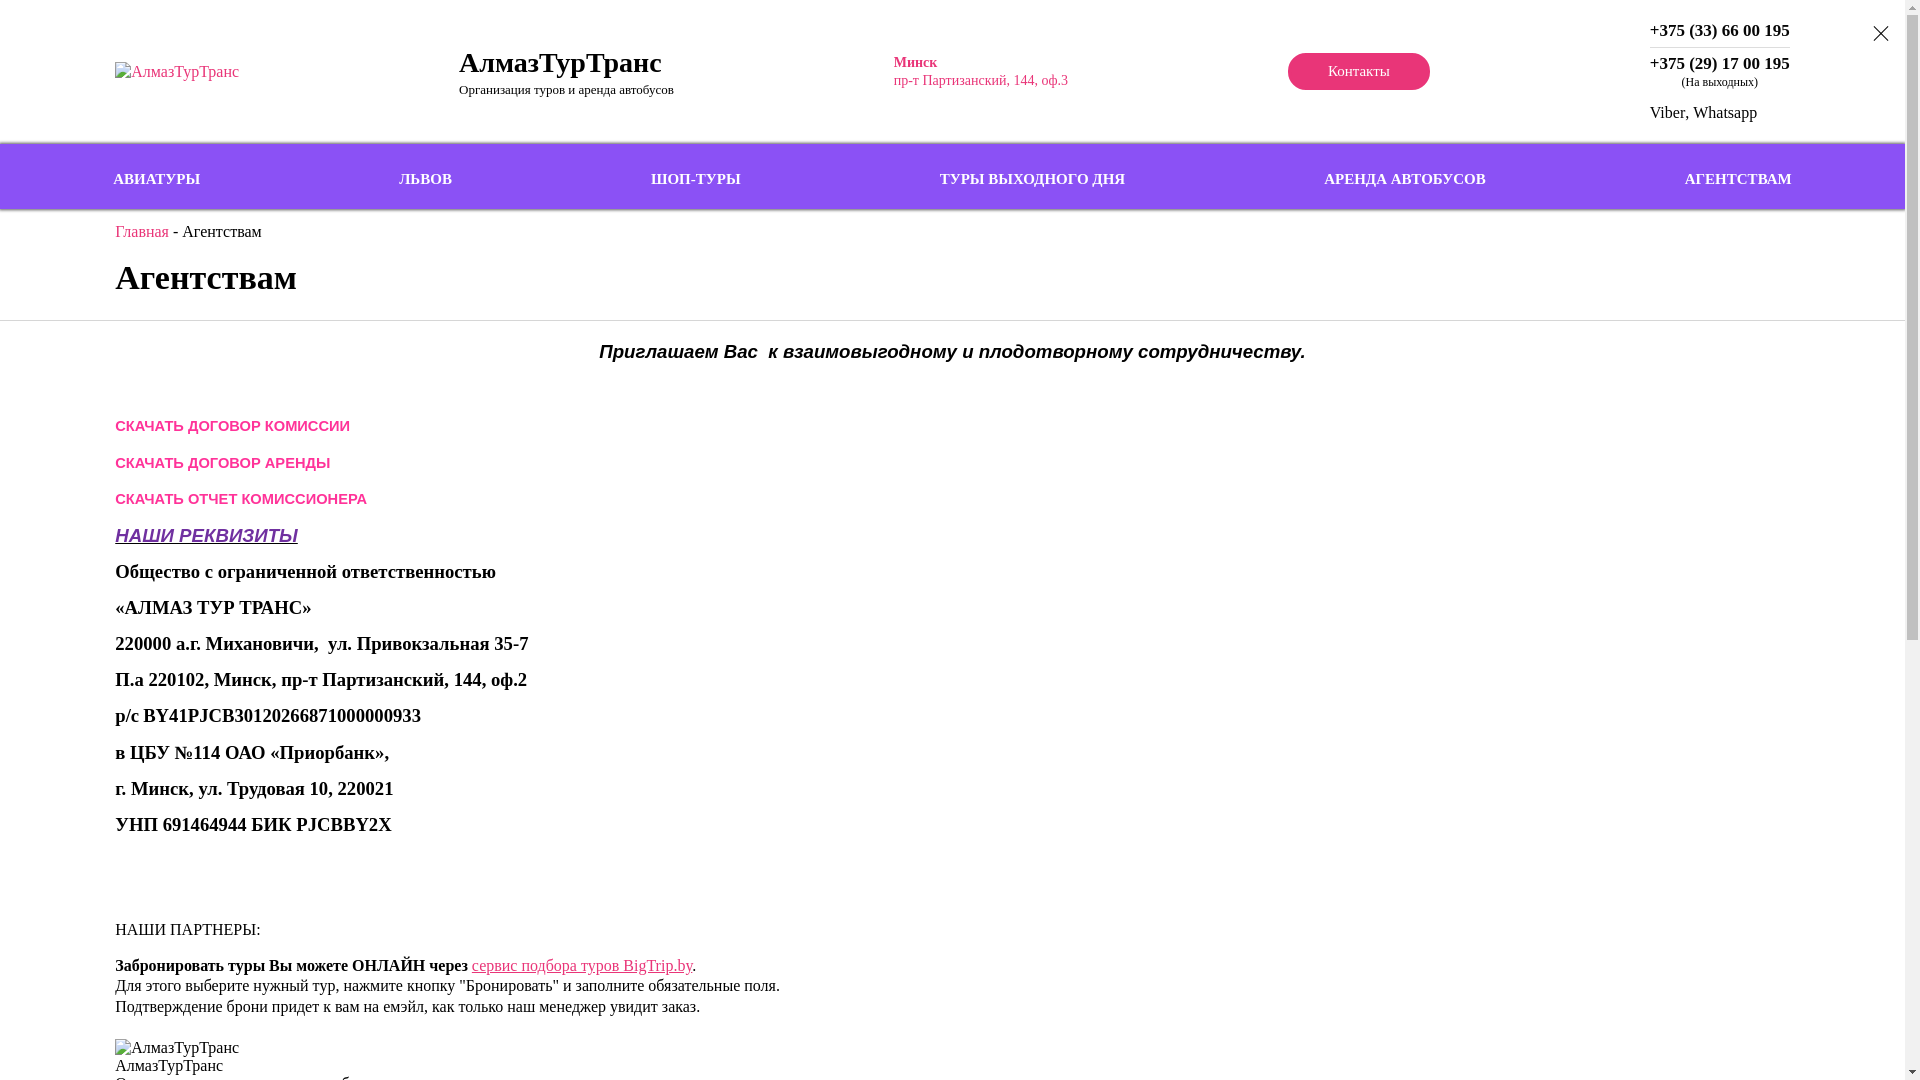 The width and height of the screenshot is (1920, 1080). What do you see at coordinates (1718, 30) in the screenshot?
I see `'+375 (33) 66 00 195'` at bounding box center [1718, 30].